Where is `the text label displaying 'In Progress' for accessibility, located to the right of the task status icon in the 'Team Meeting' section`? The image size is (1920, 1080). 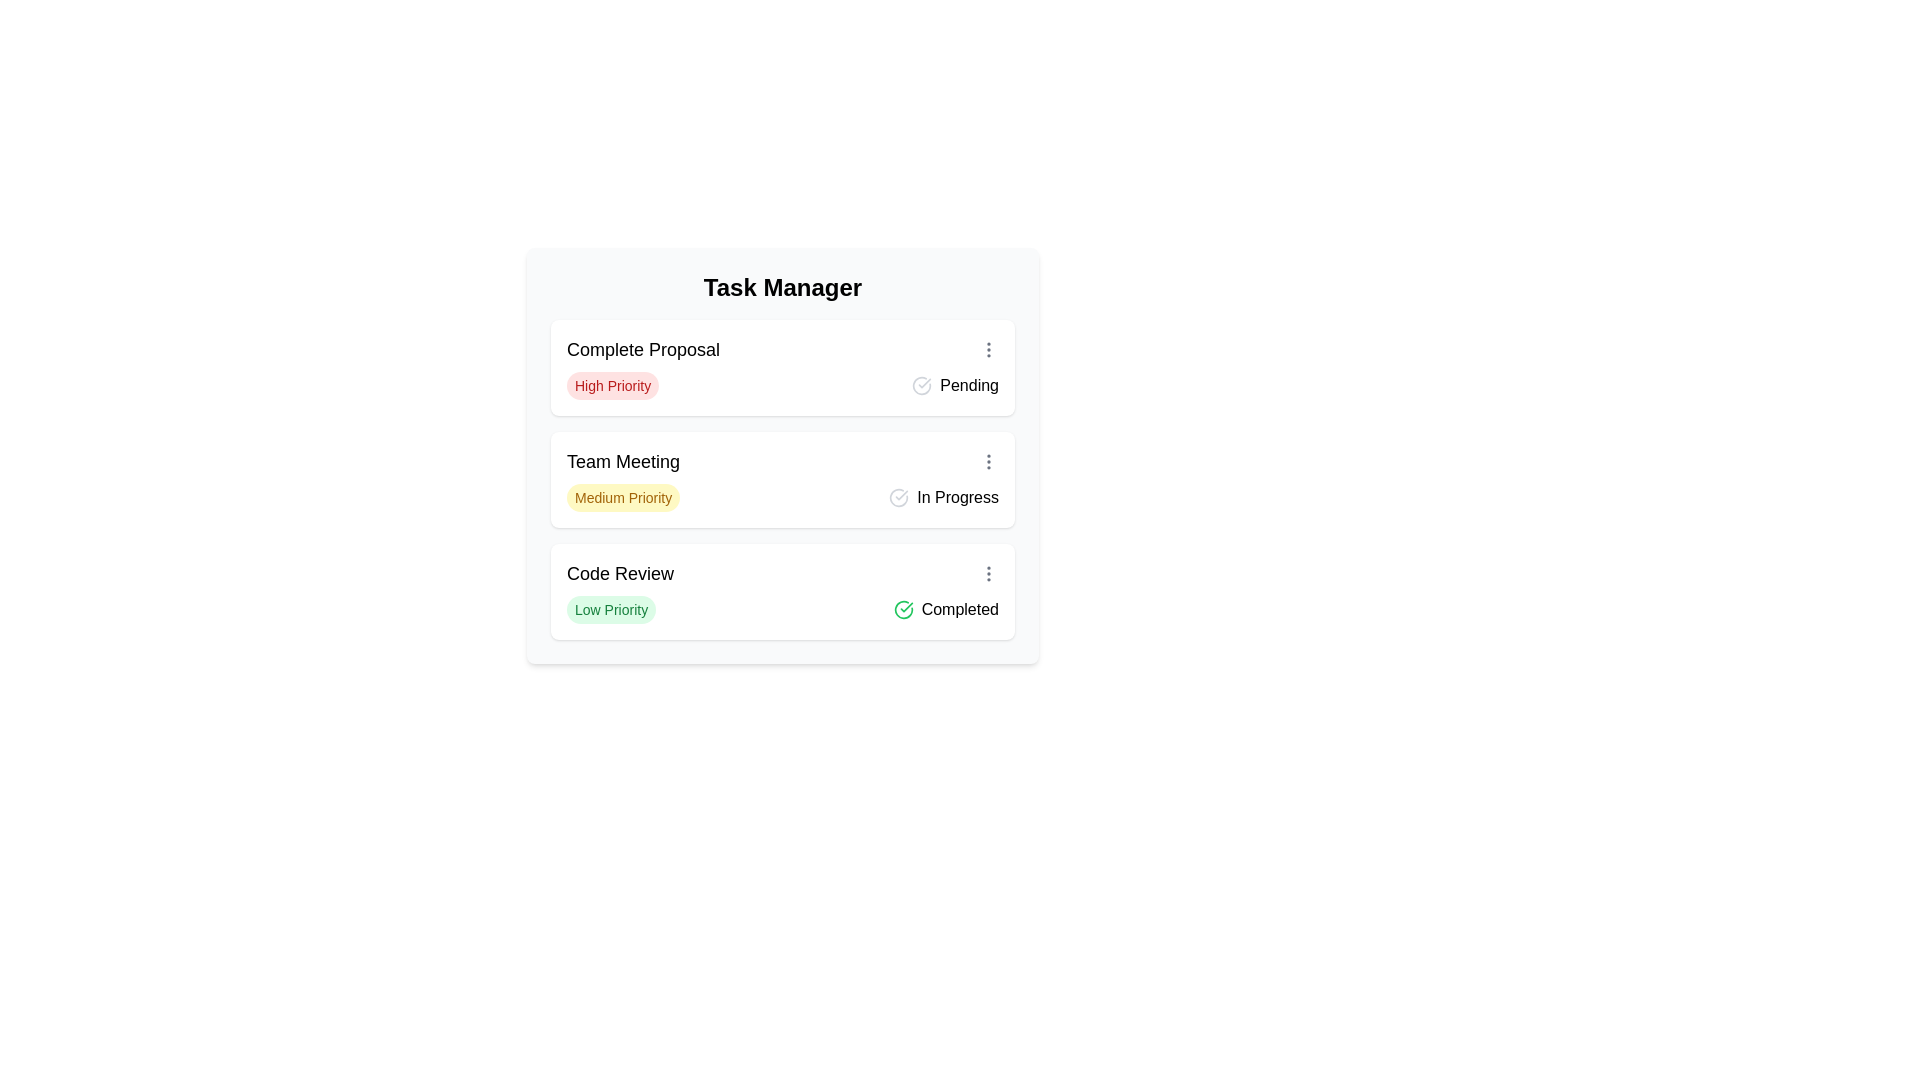
the text label displaying 'In Progress' for accessibility, located to the right of the task status icon in the 'Team Meeting' section is located at coordinates (957, 496).